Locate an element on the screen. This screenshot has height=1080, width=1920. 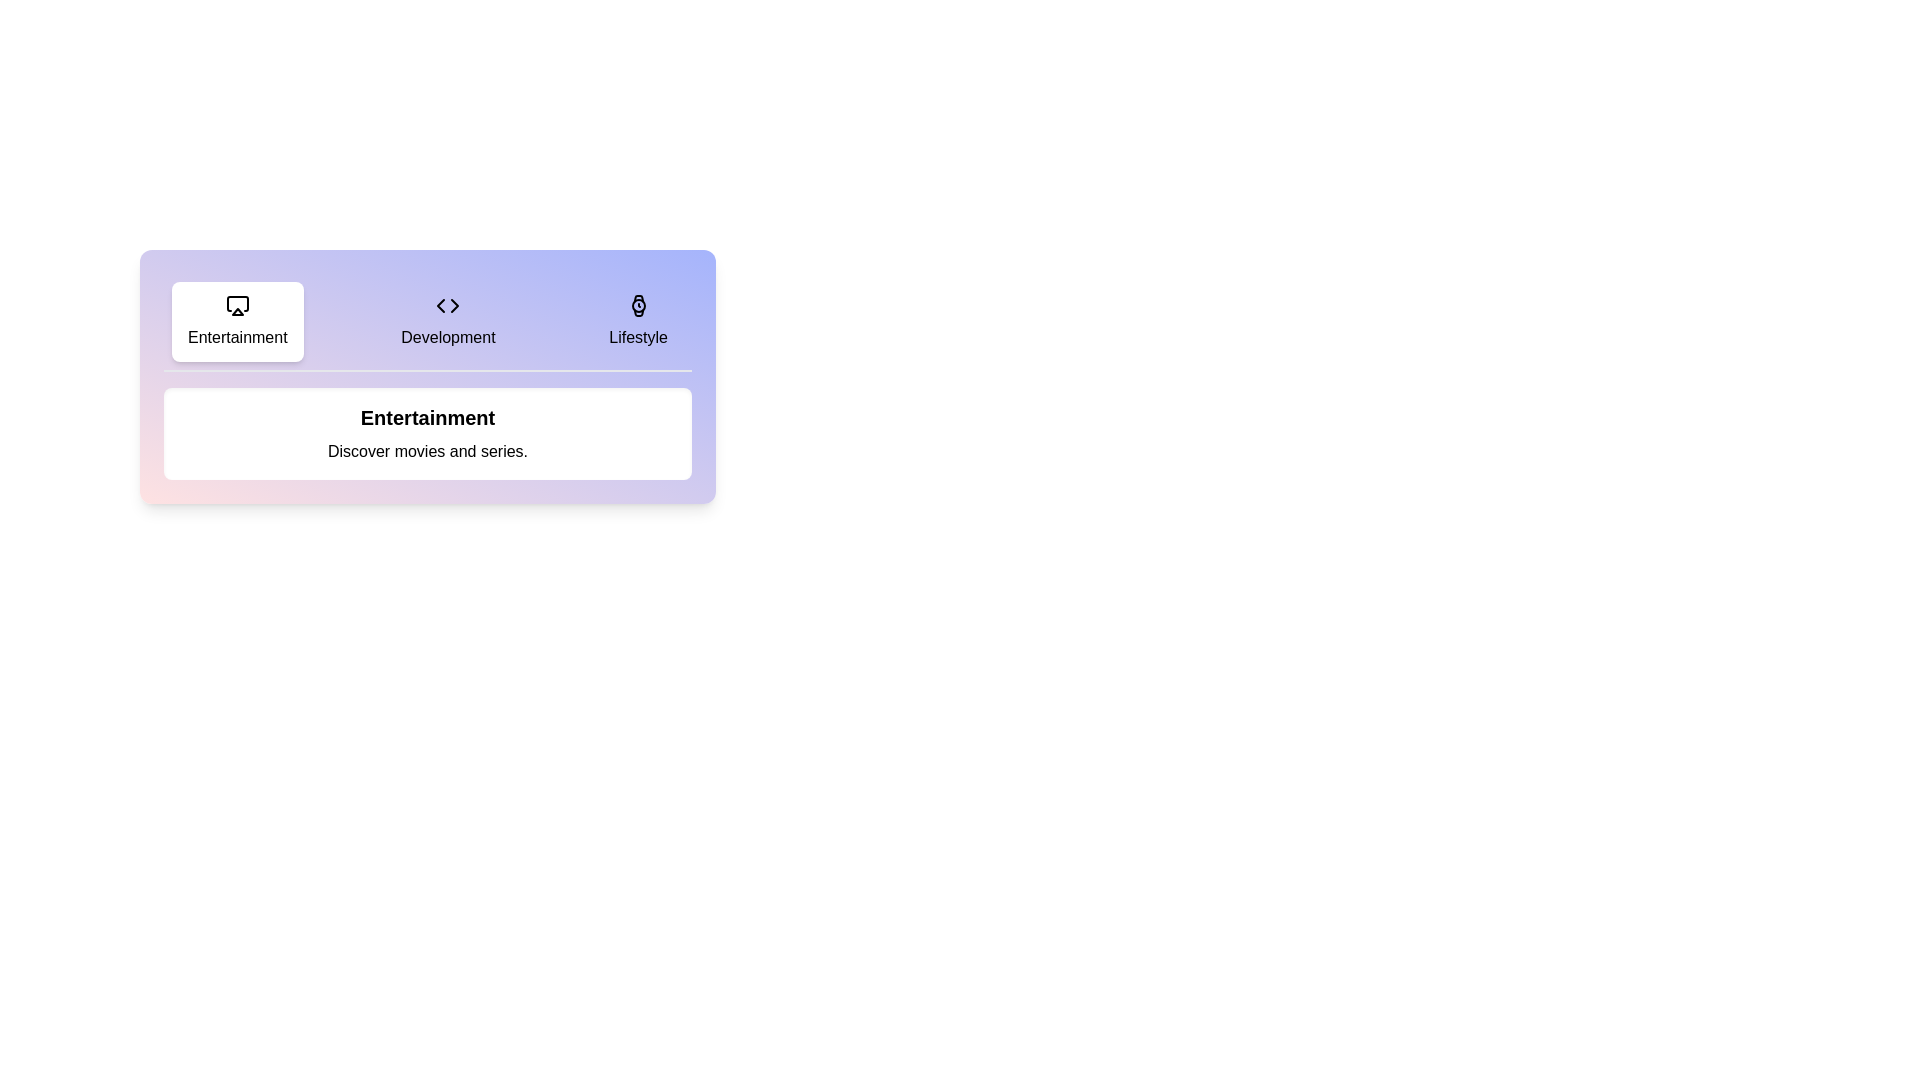
the tab labeled Lifestyle is located at coordinates (637, 320).